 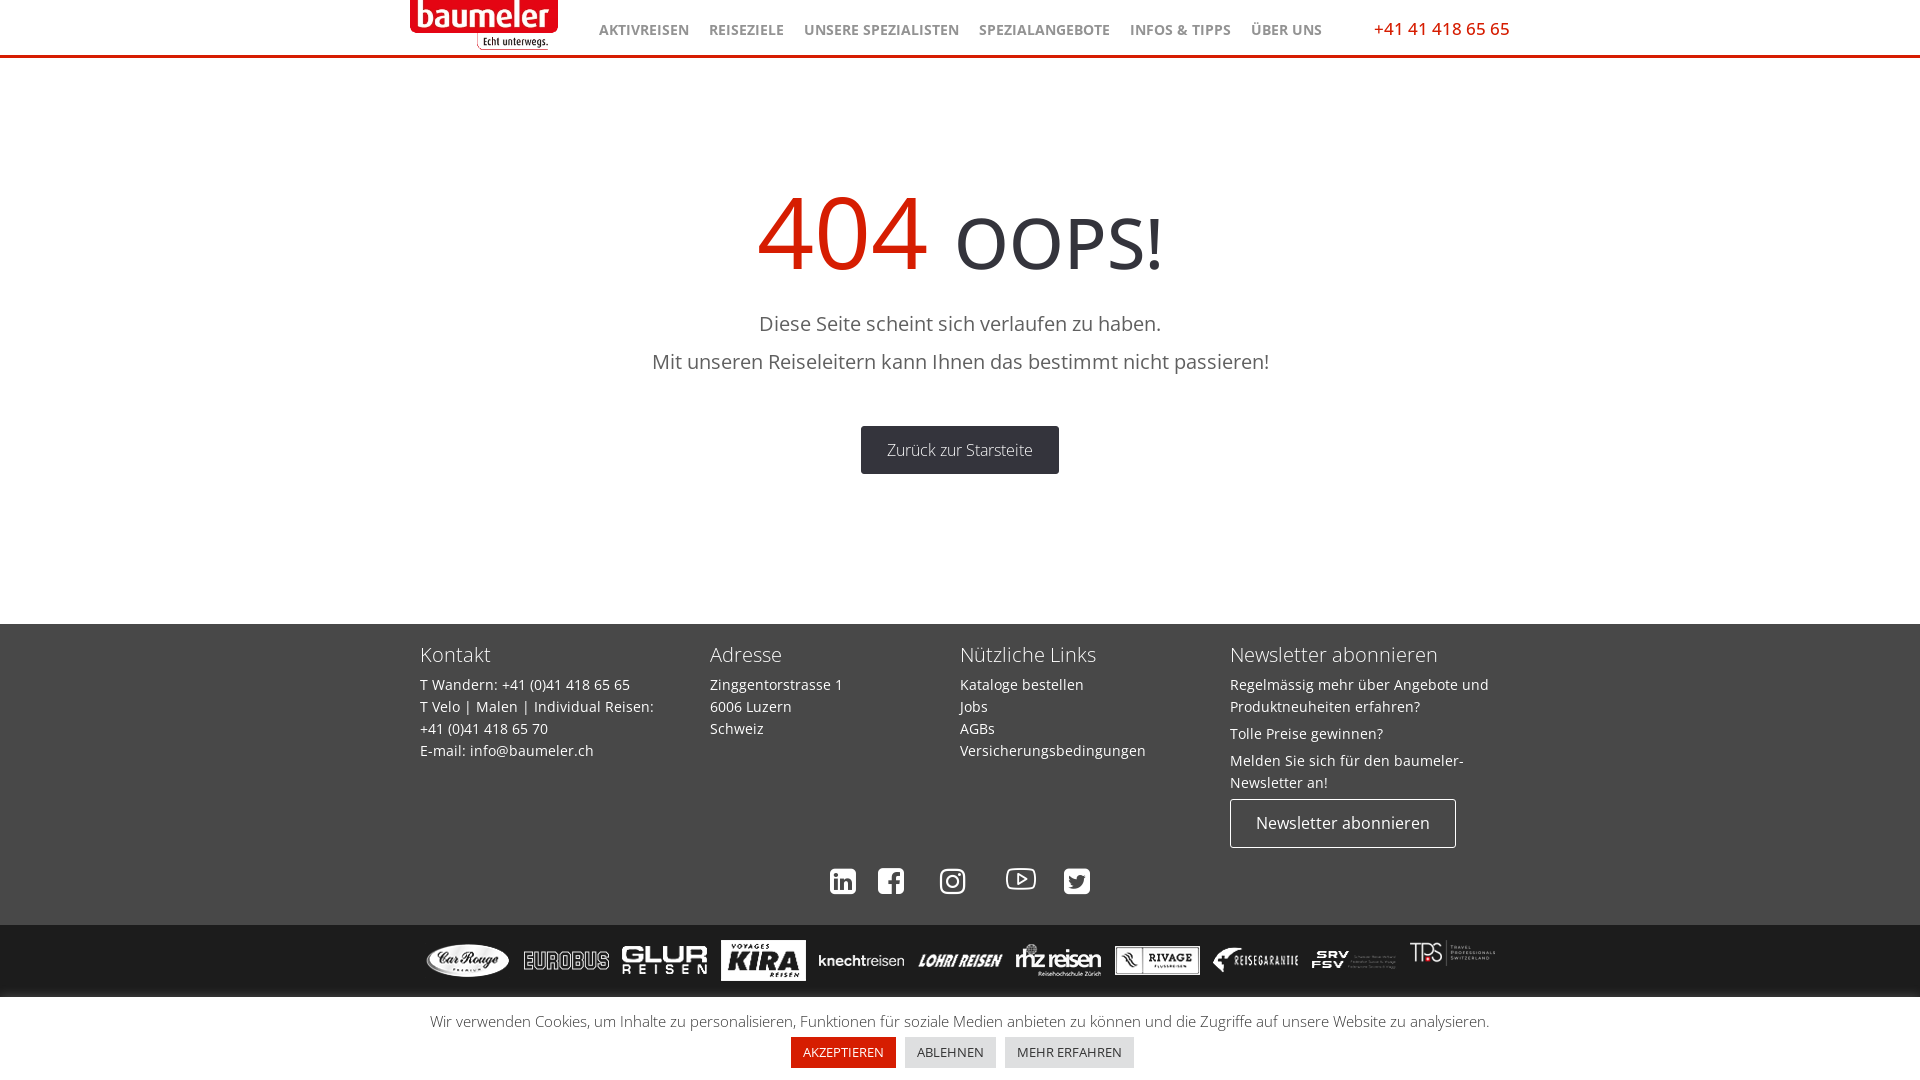 I want to click on 'info@baumeler.ch', so click(x=532, y=750).